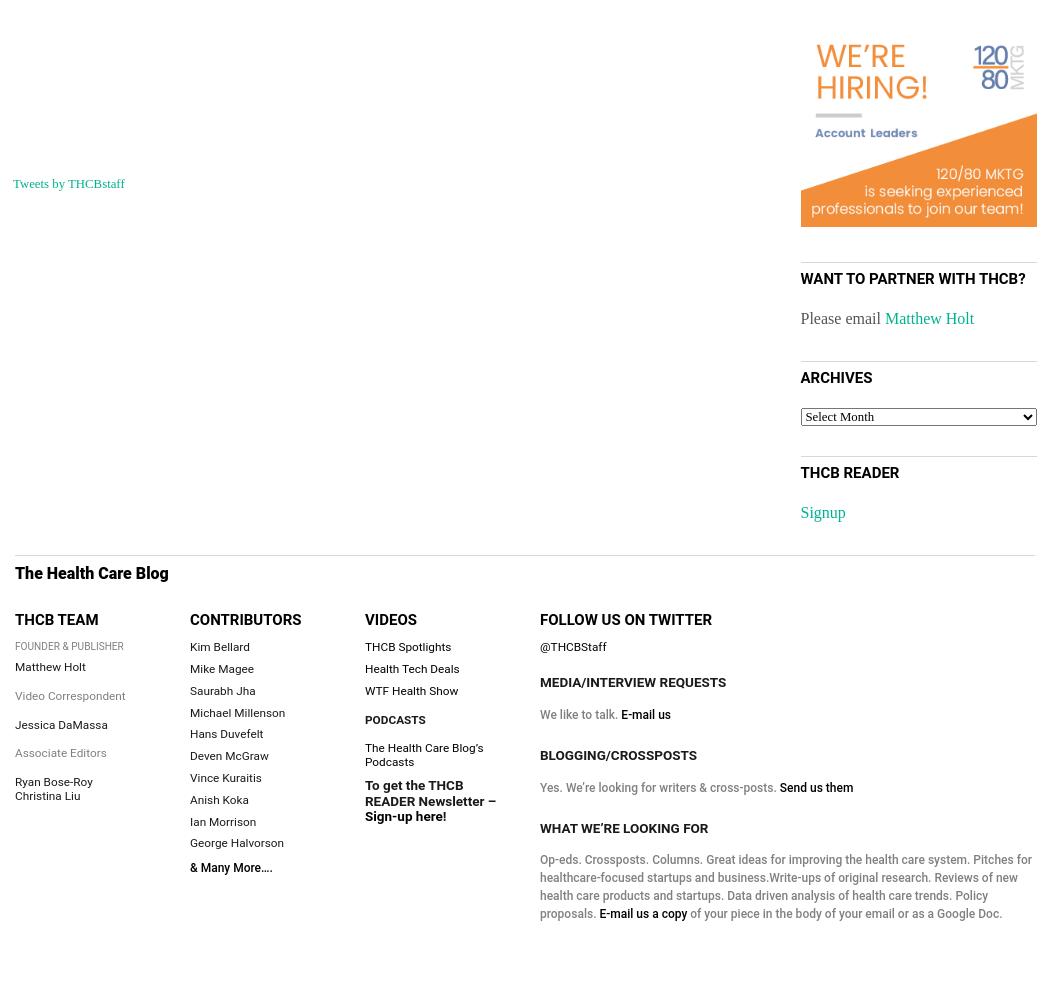 The height and width of the screenshot is (1000, 1050). Describe the element at coordinates (798, 317) in the screenshot. I see `'Please email'` at that location.